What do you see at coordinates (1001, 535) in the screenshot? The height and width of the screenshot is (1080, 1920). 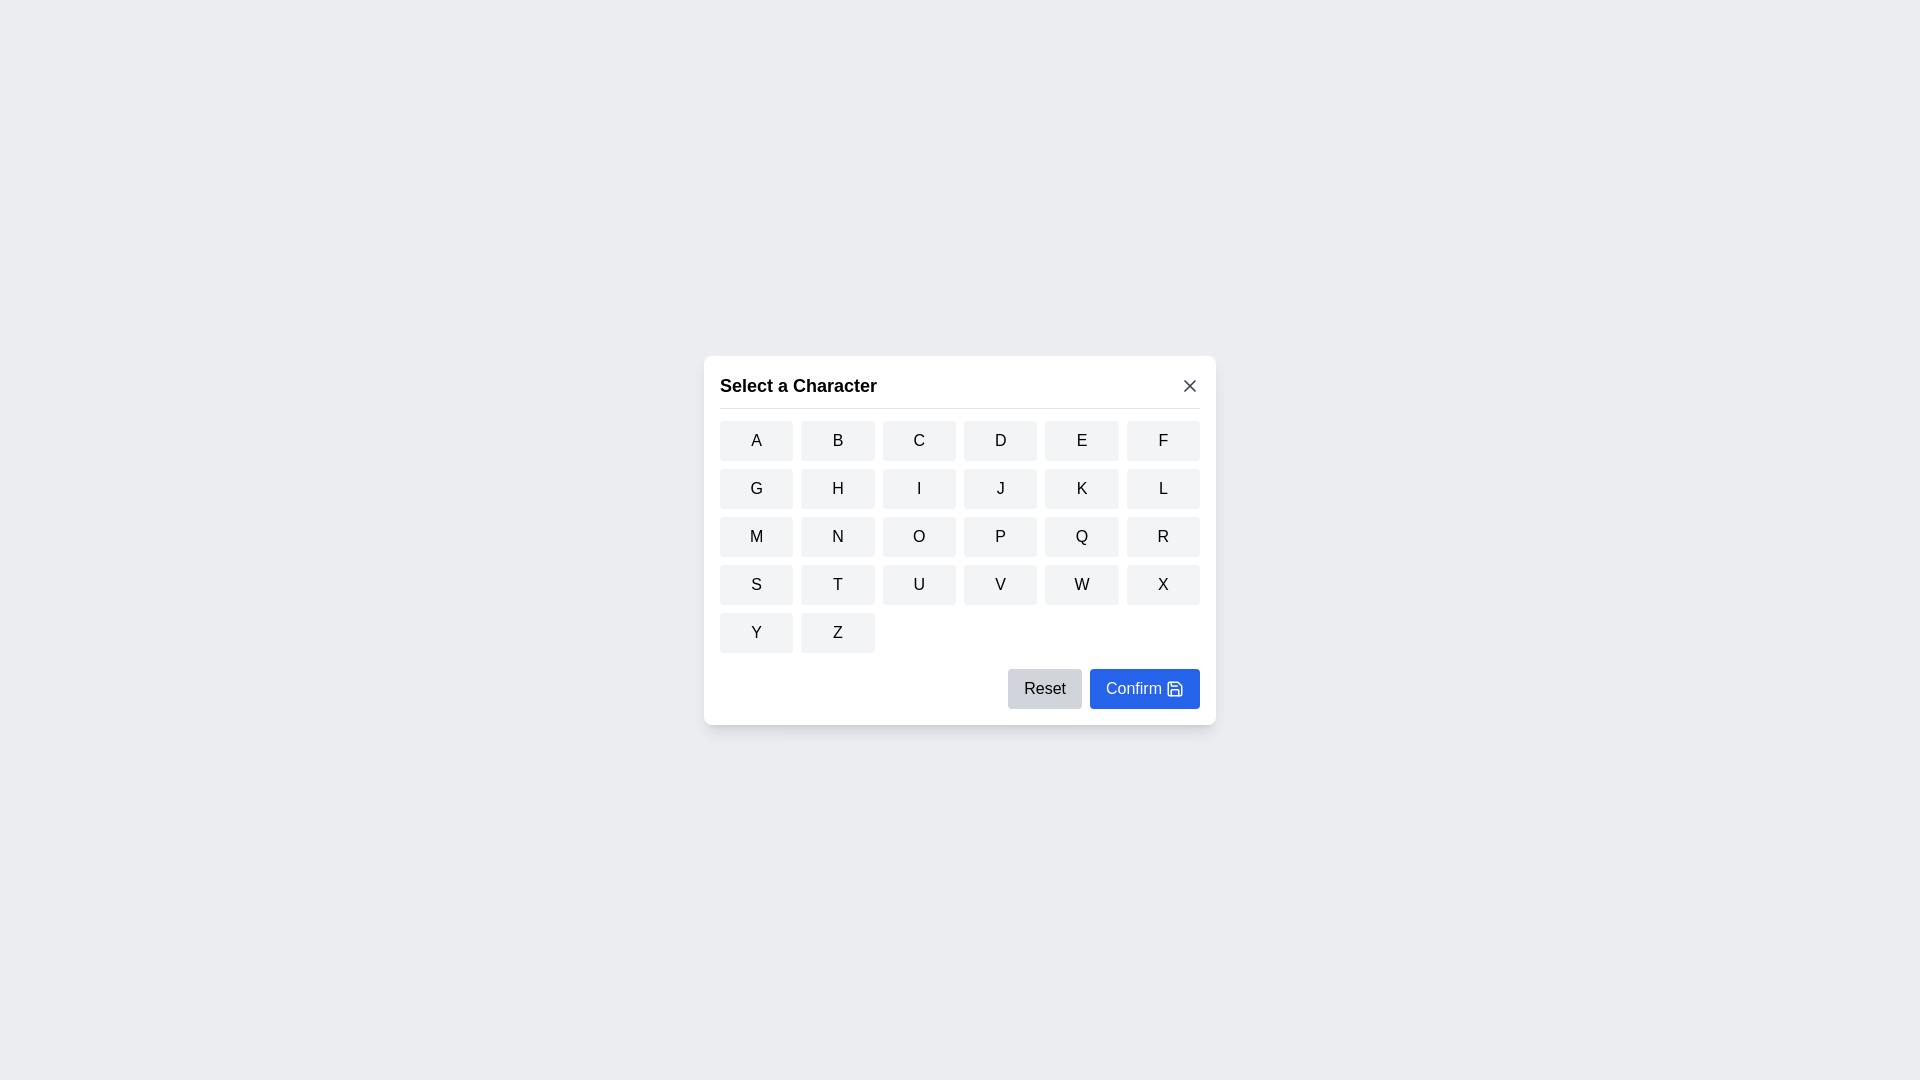 I see `the button corresponding to the character P to select it` at bounding box center [1001, 535].